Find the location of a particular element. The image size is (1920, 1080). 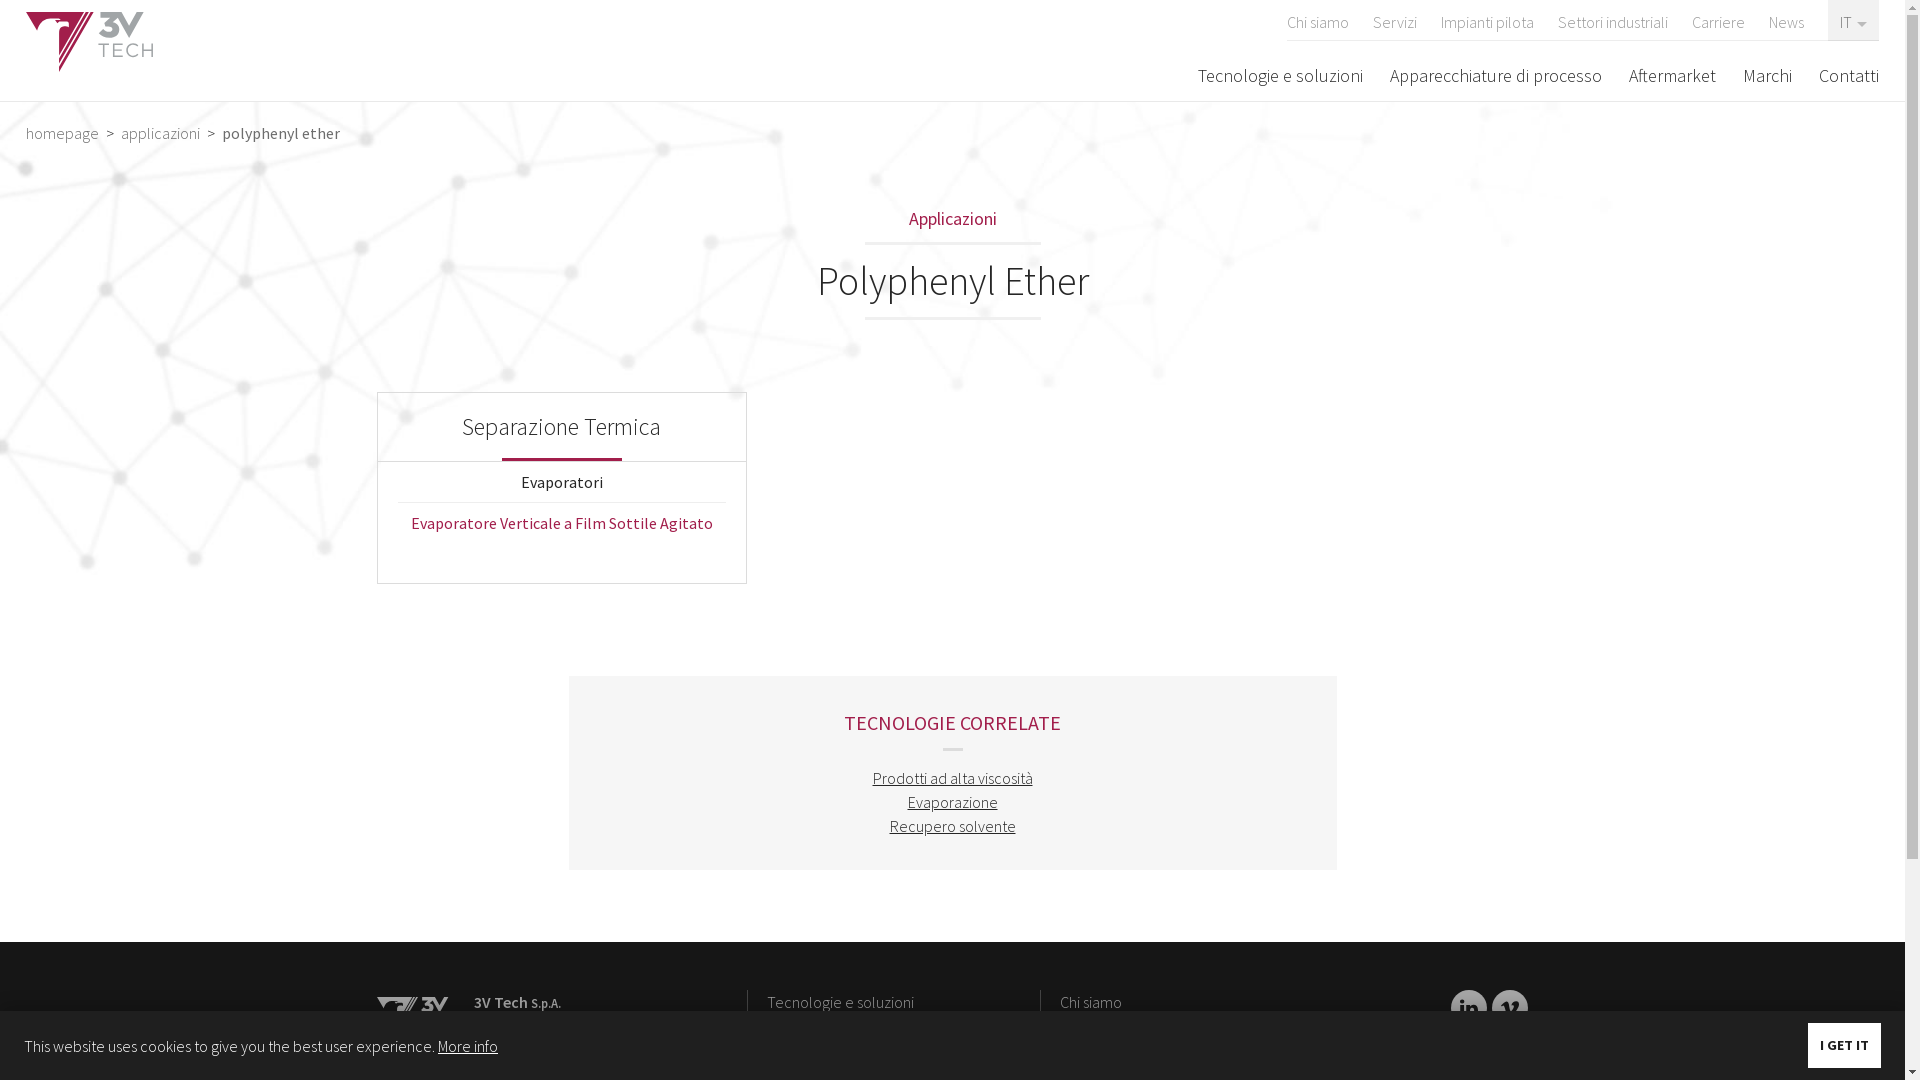

'Evaporazione' is located at coordinates (952, 801).